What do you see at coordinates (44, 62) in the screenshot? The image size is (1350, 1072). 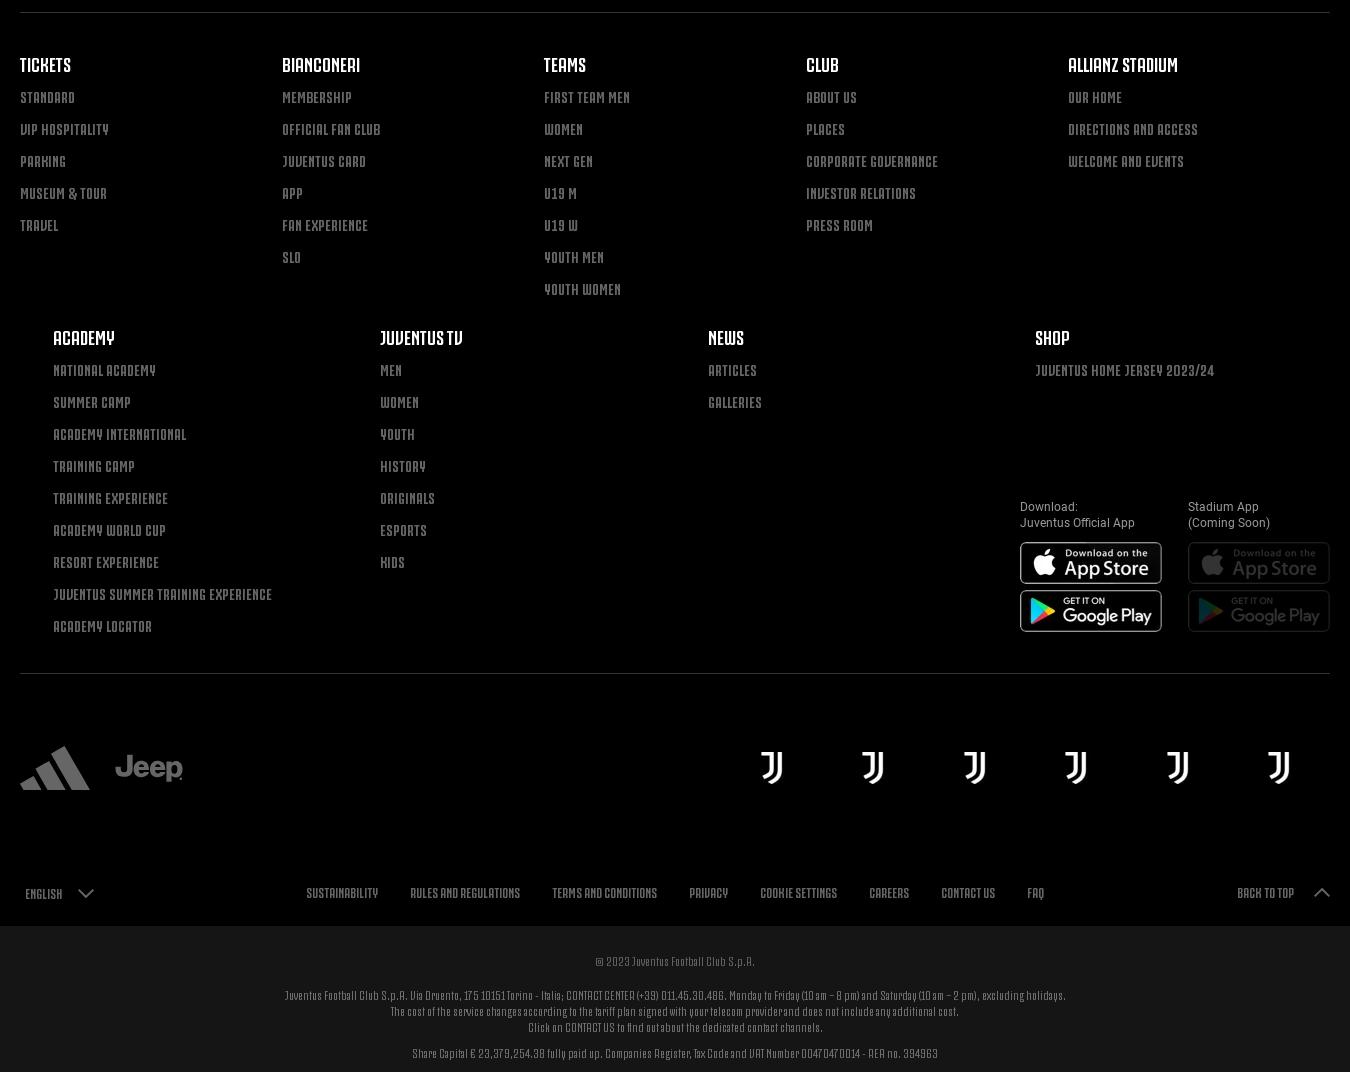 I see `'Tickets'` at bounding box center [44, 62].